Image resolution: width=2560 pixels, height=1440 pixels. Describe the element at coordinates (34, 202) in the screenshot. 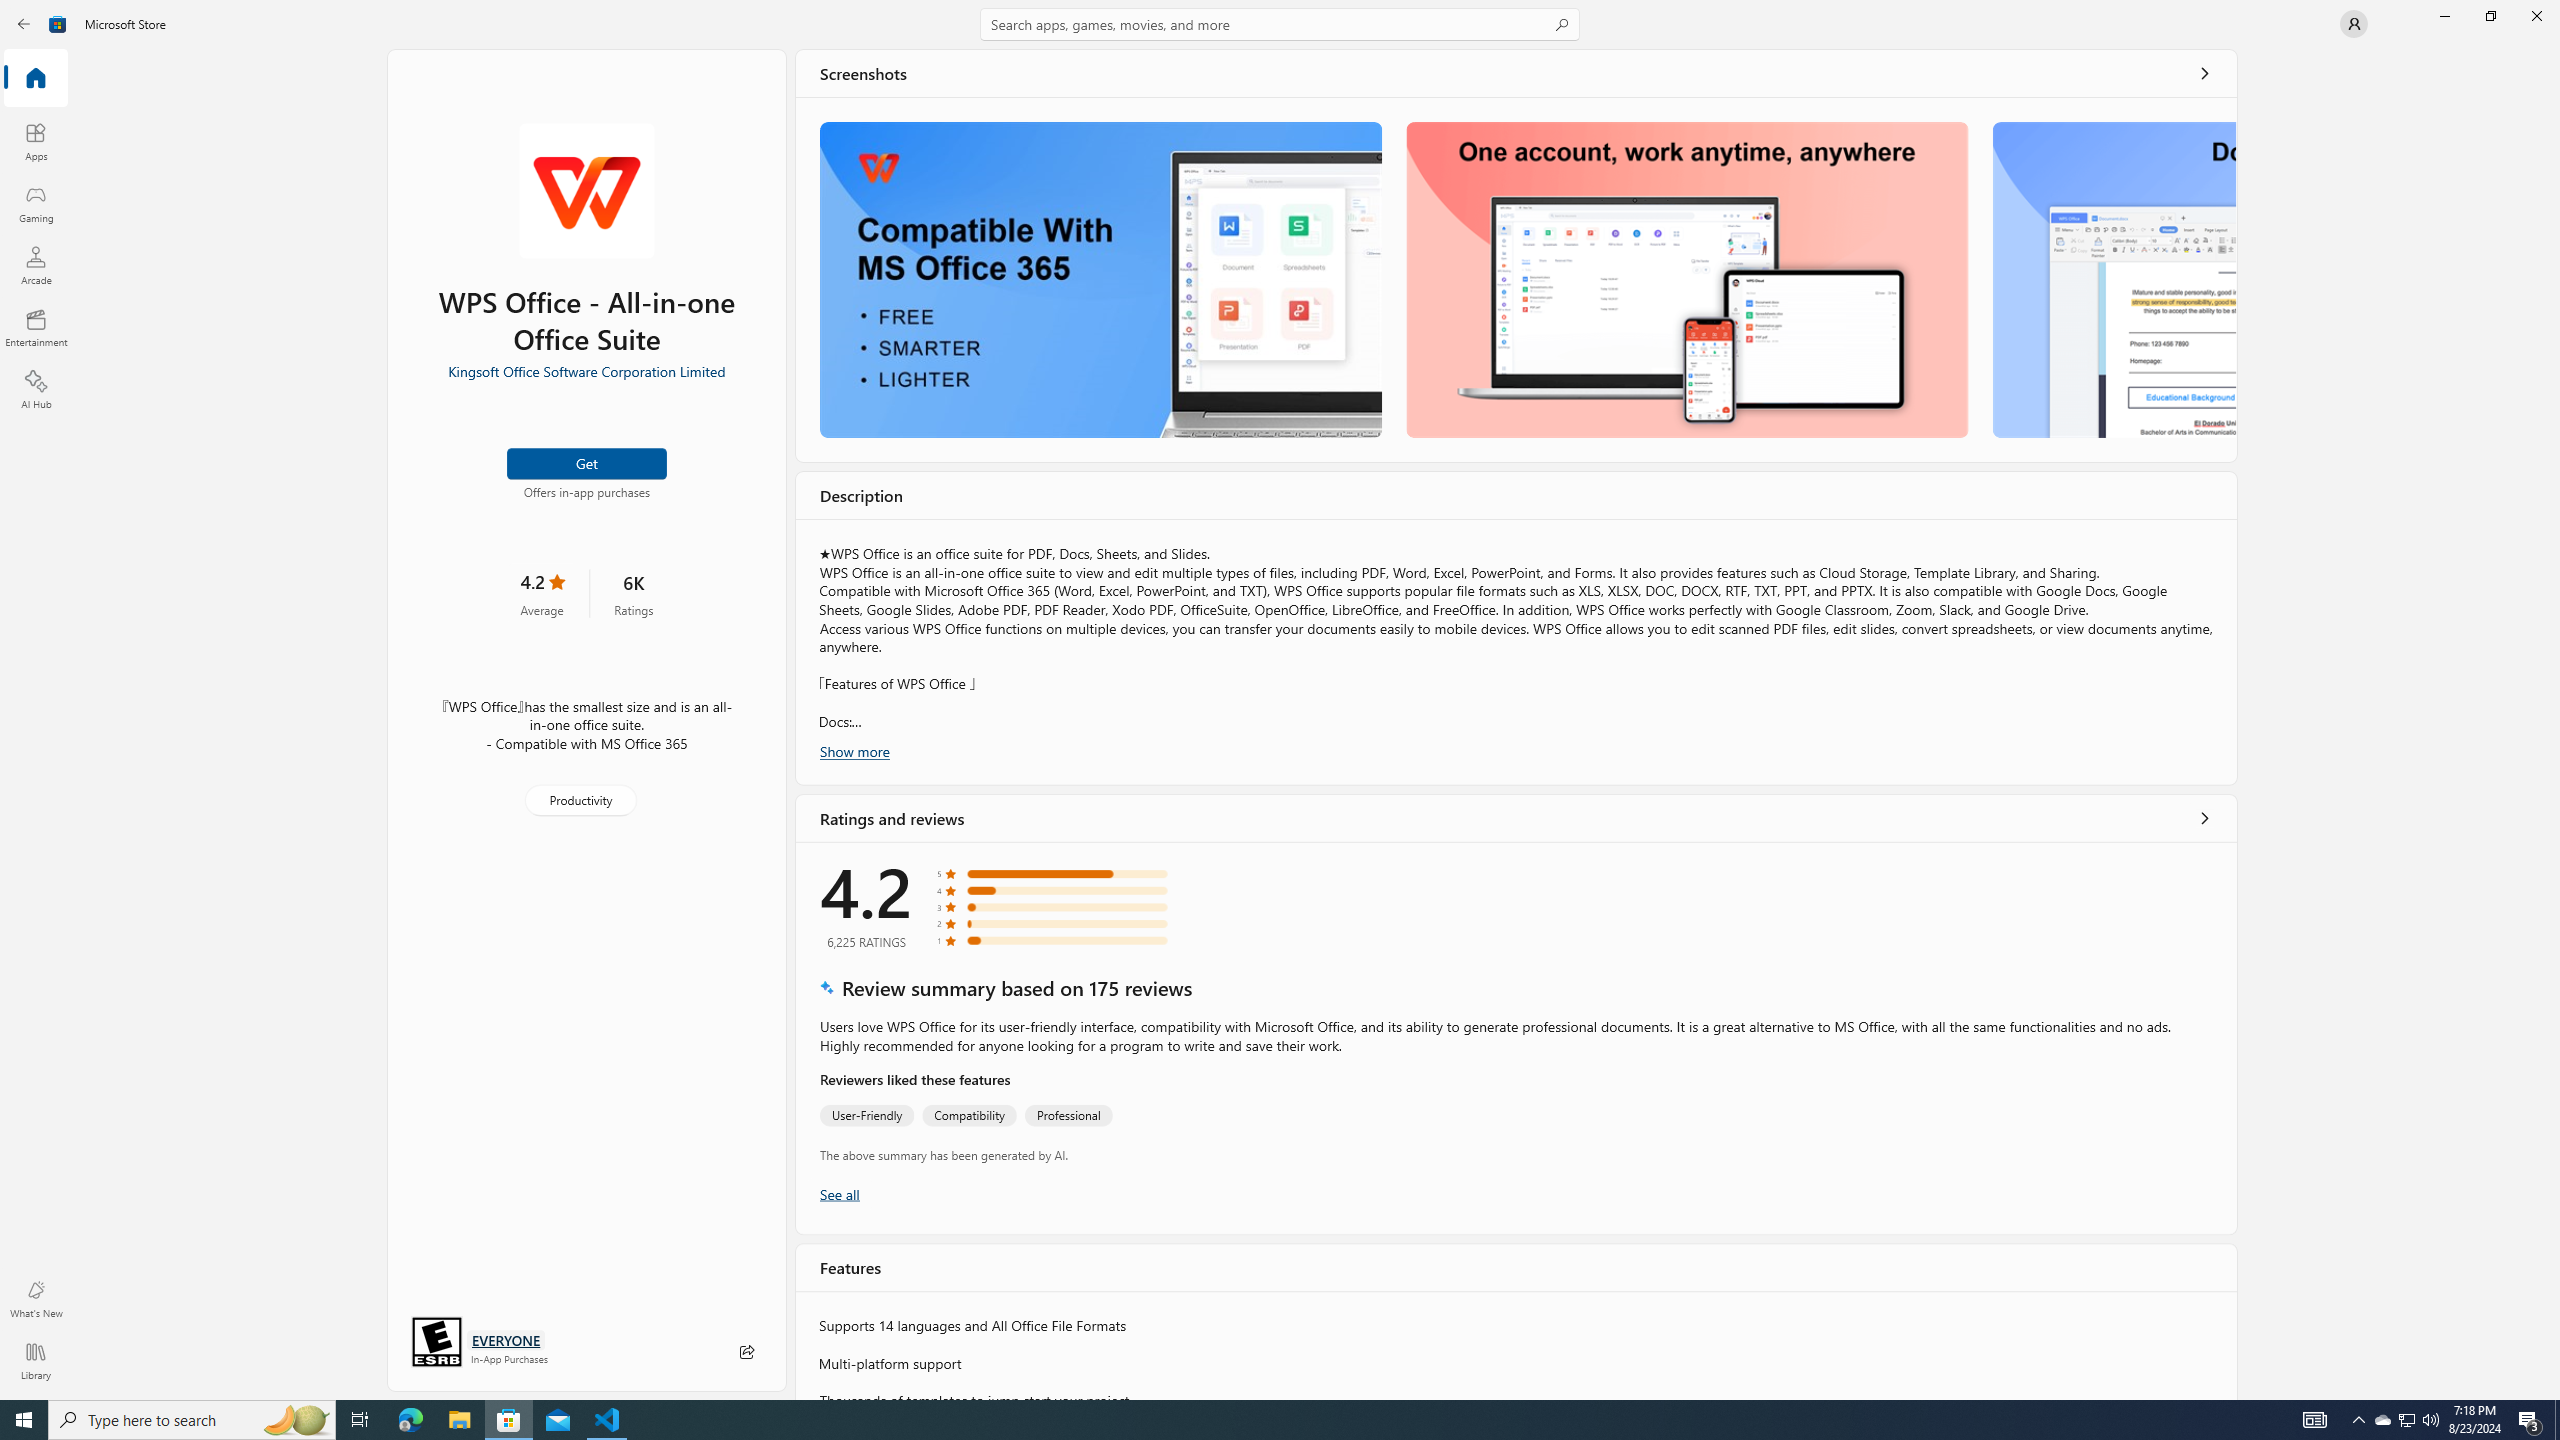

I see `'Gaming'` at that location.